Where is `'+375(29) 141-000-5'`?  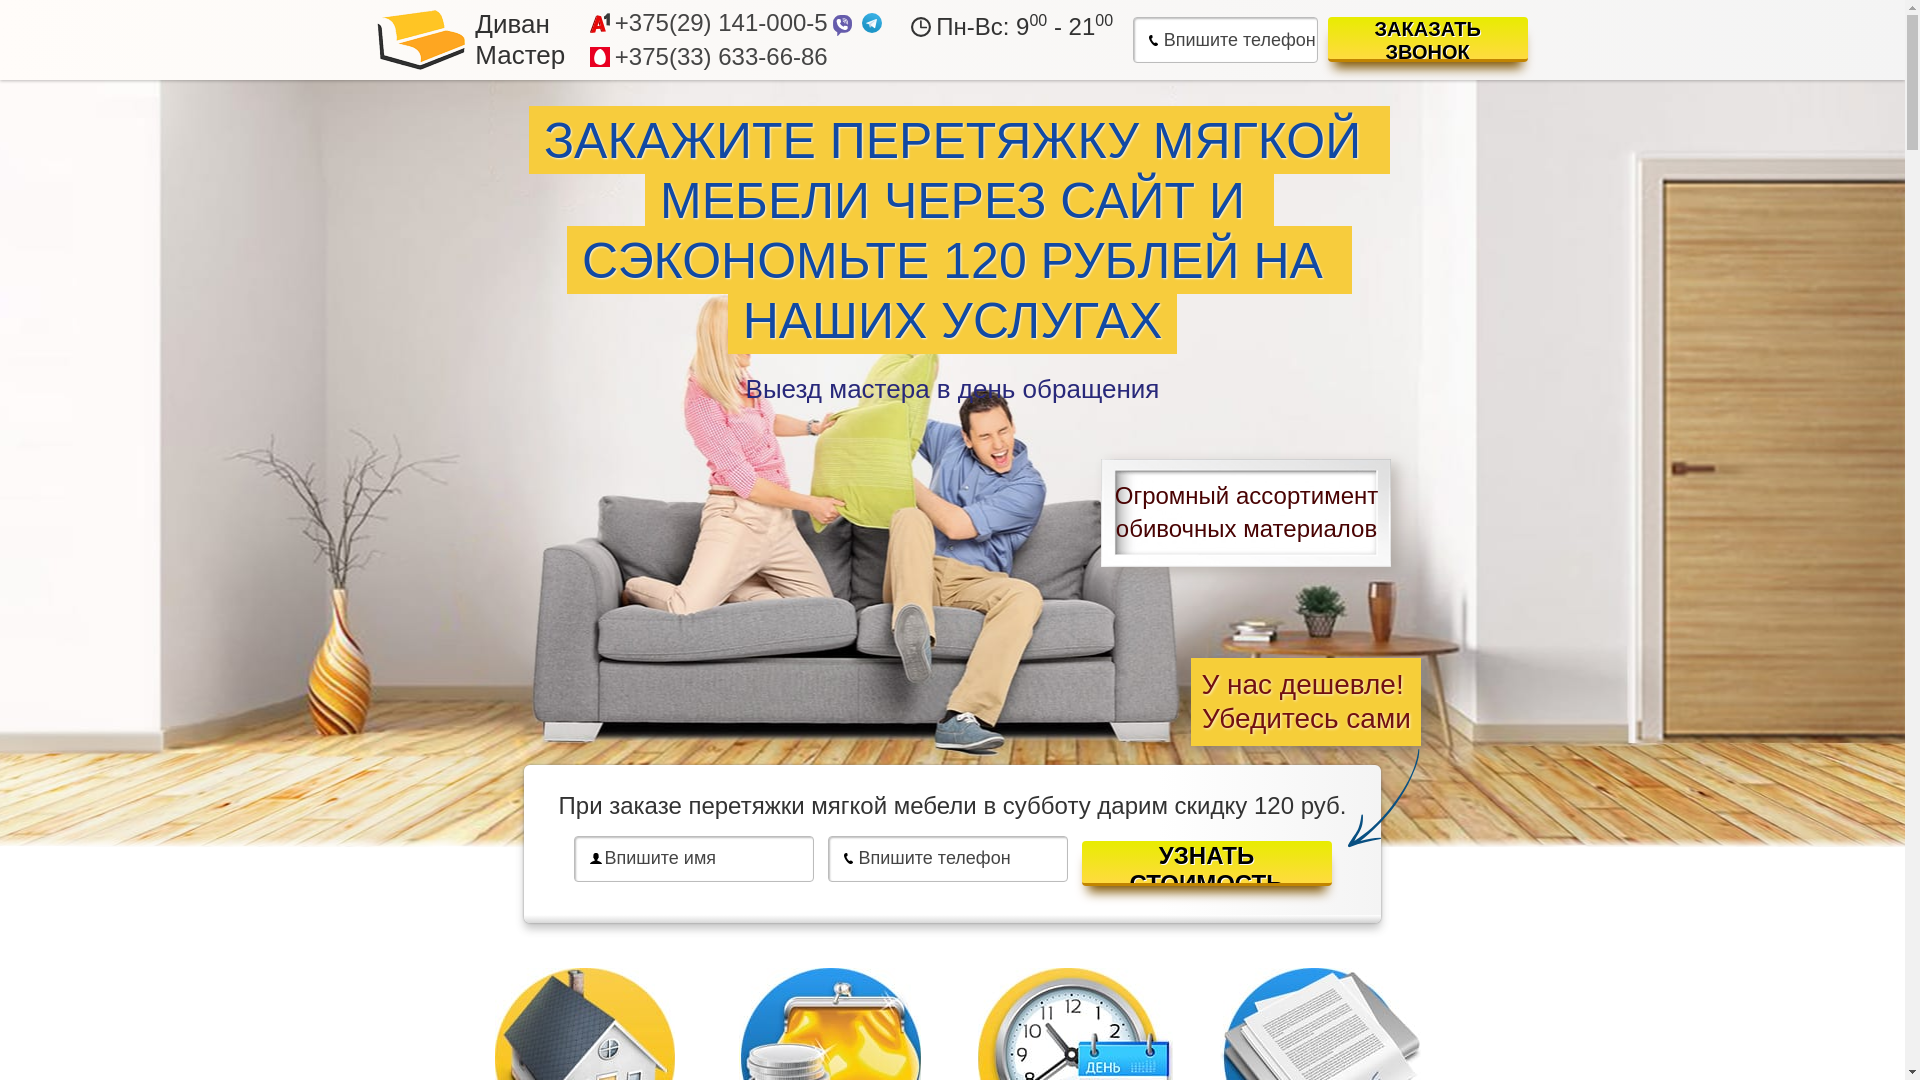
'+375(29) 141-000-5' is located at coordinates (720, 23).